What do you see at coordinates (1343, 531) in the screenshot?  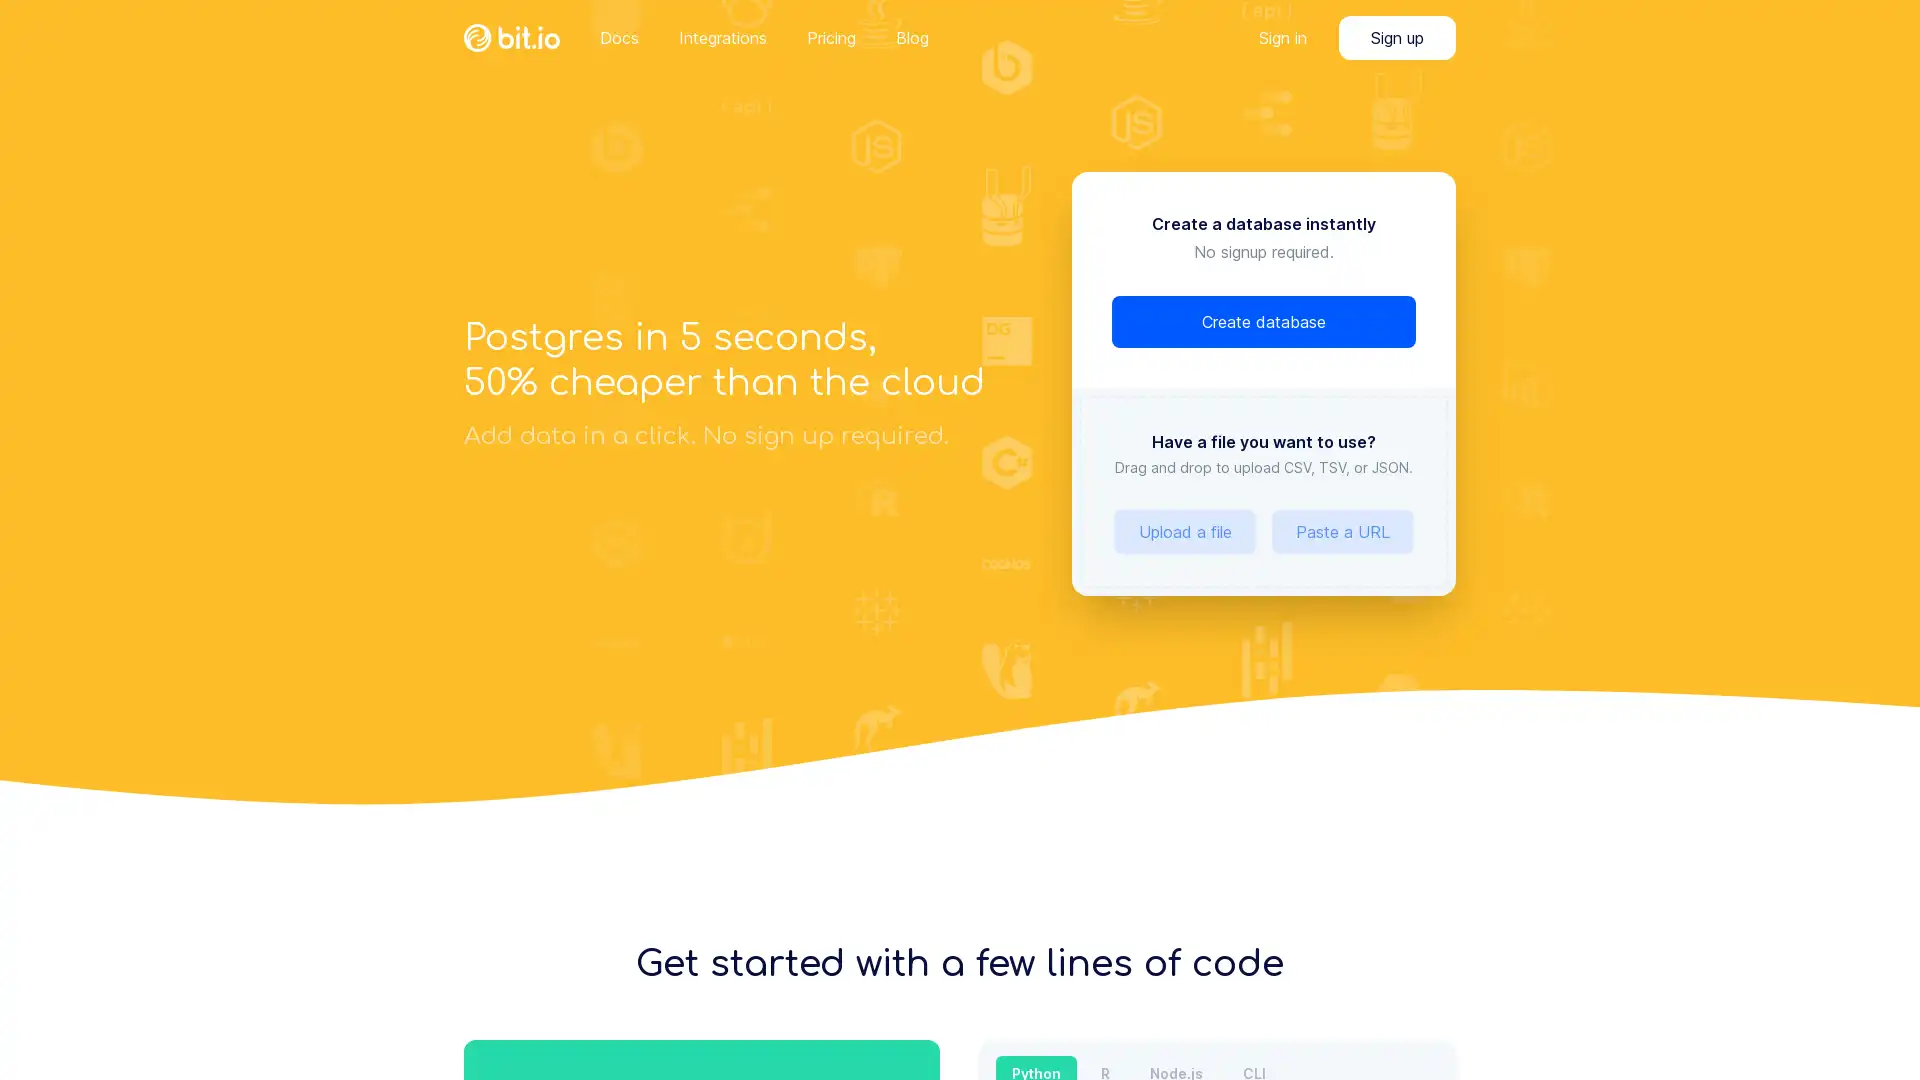 I see `Paste a URL` at bounding box center [1343, 531].